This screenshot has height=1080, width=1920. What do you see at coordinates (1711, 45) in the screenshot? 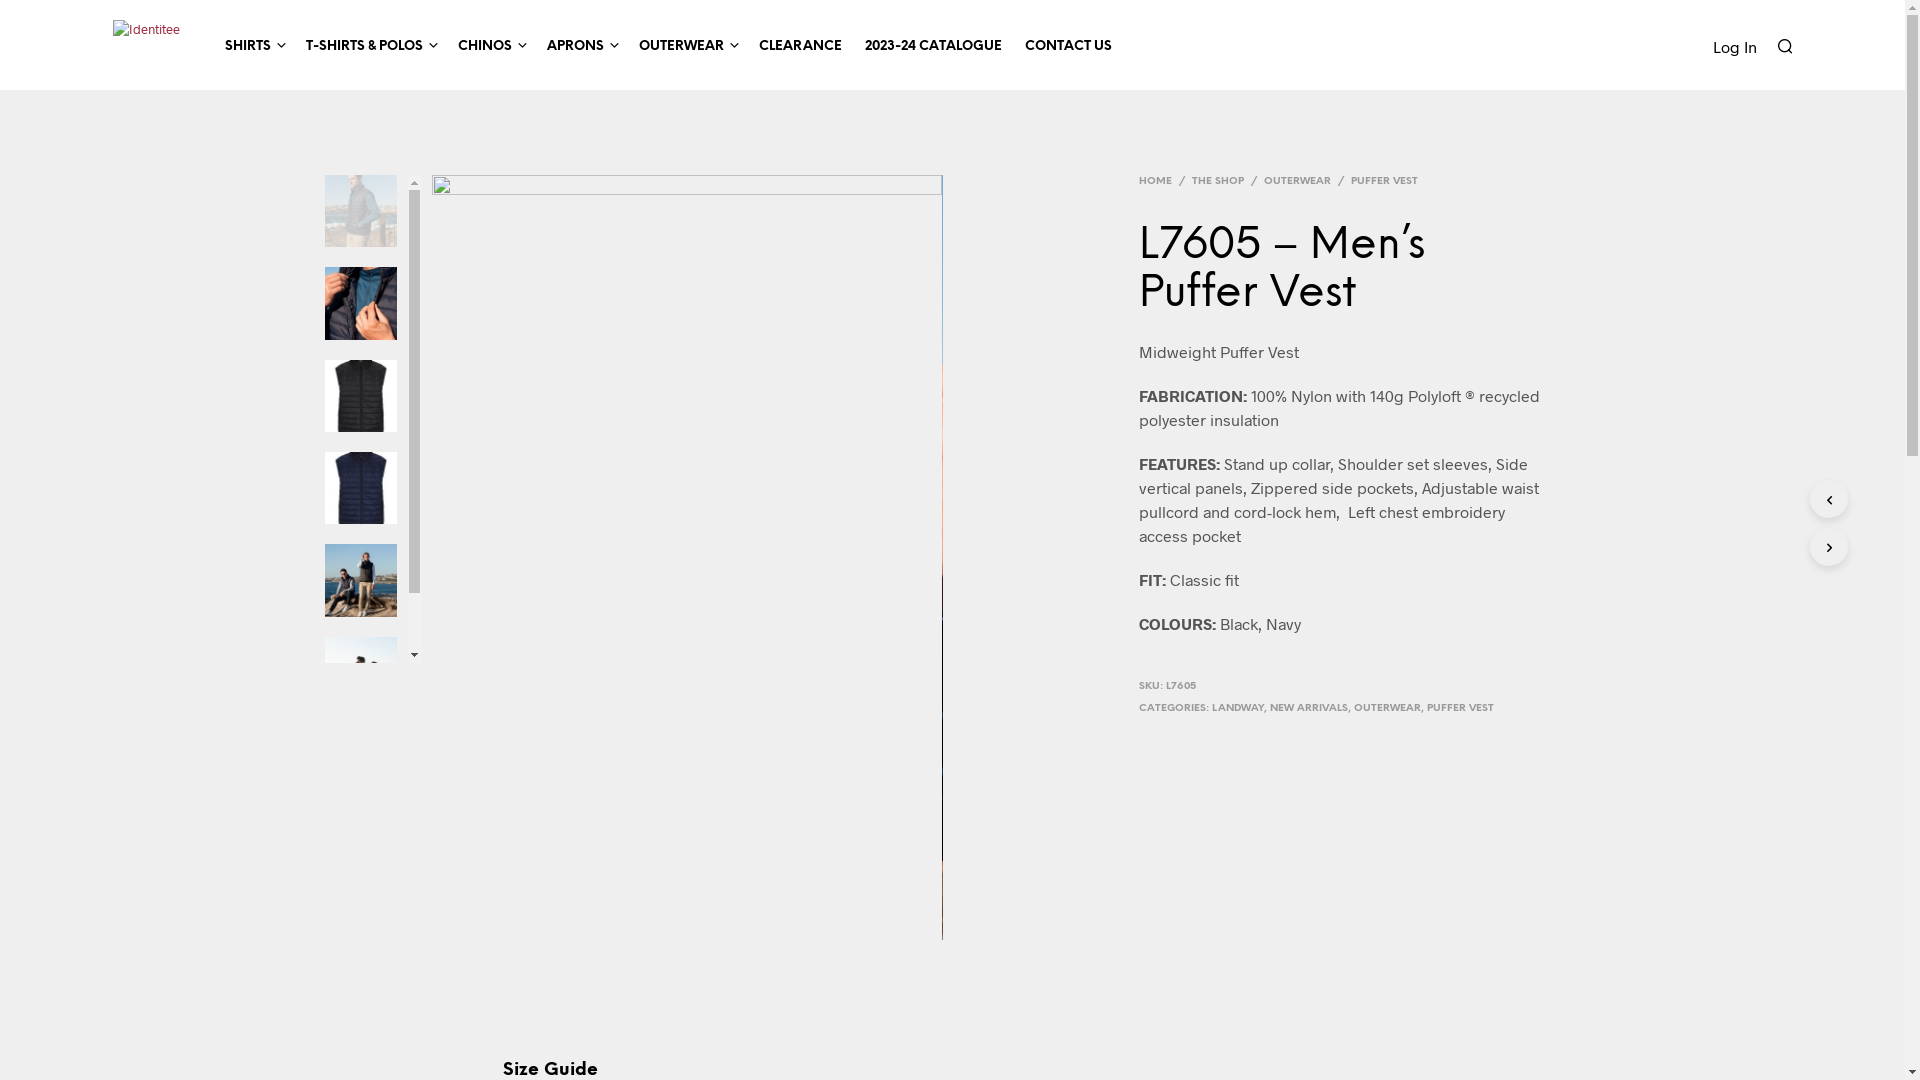
I see `'Log In'` at bounding box center [1711, 45].